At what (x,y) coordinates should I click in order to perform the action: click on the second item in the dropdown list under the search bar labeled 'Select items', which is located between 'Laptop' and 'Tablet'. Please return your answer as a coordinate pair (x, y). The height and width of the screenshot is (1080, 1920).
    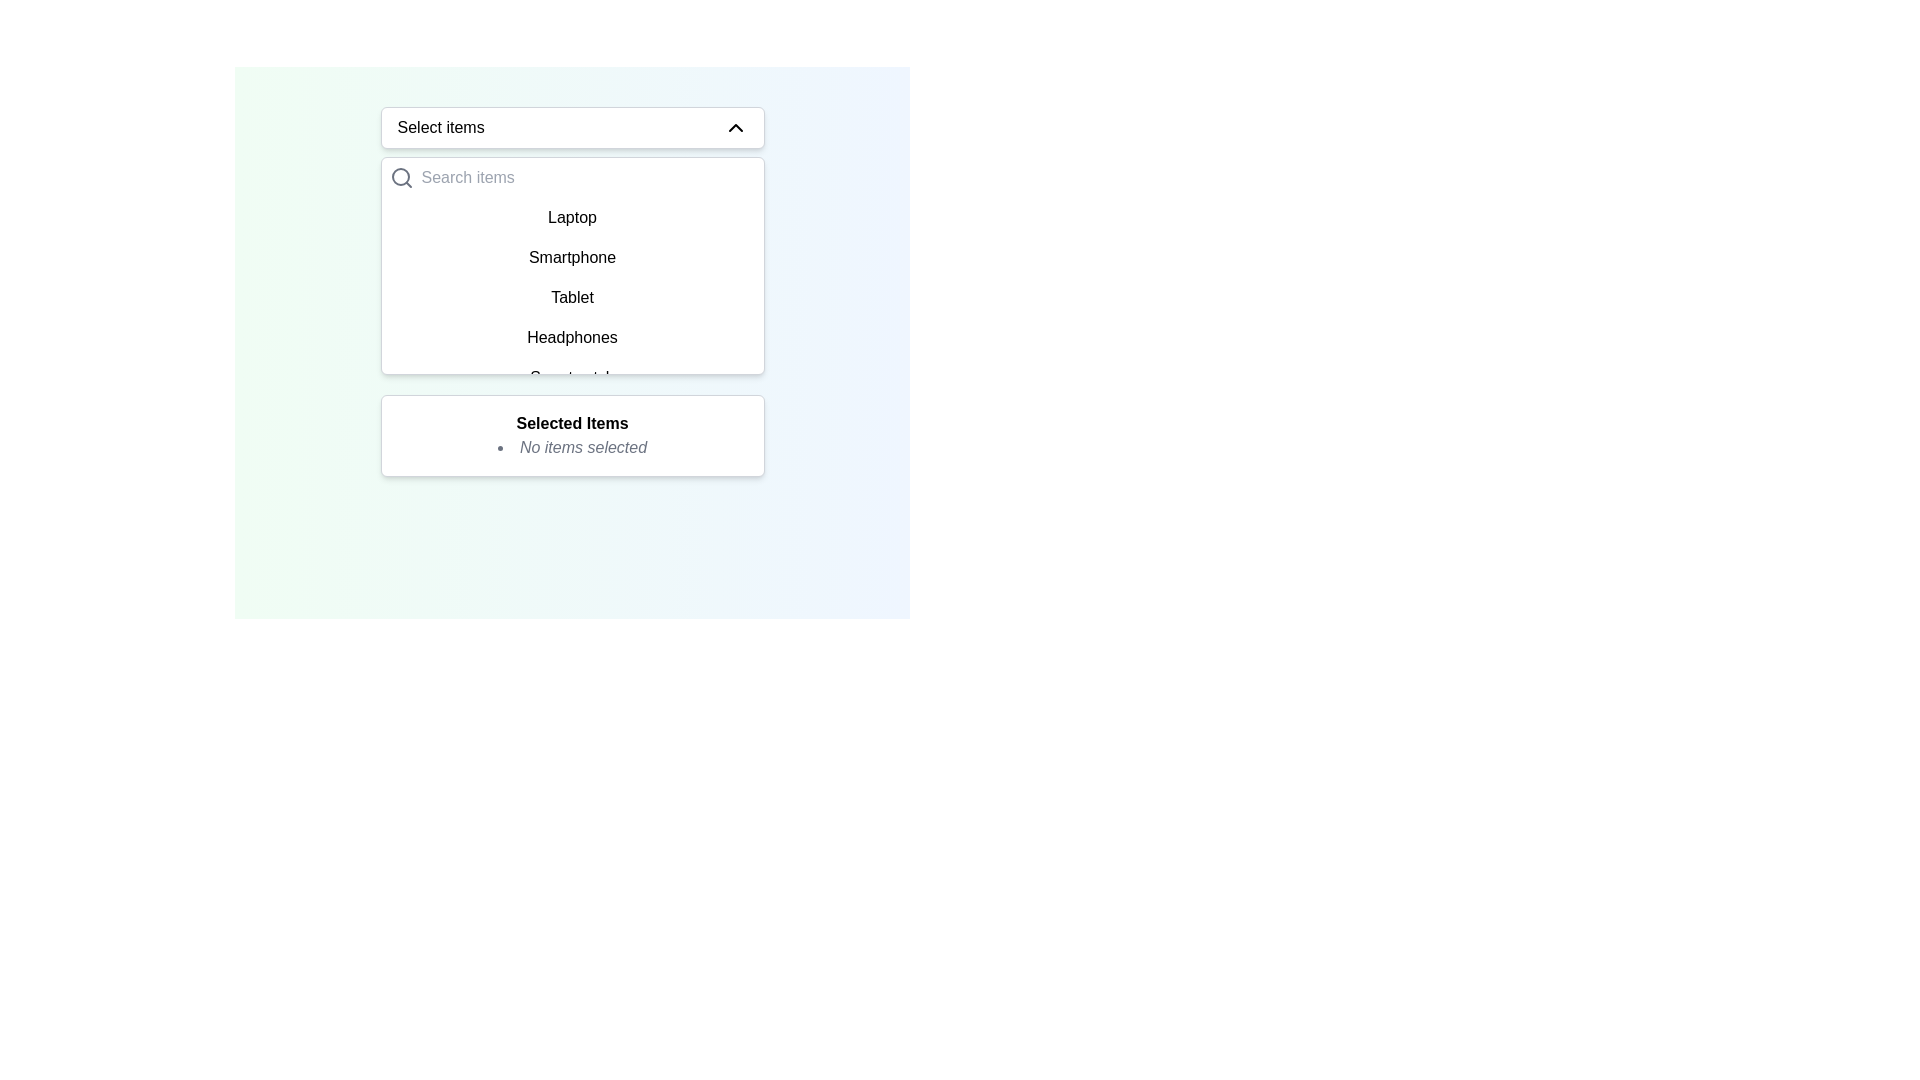
    Looking at the image, I should click on (571, 239).